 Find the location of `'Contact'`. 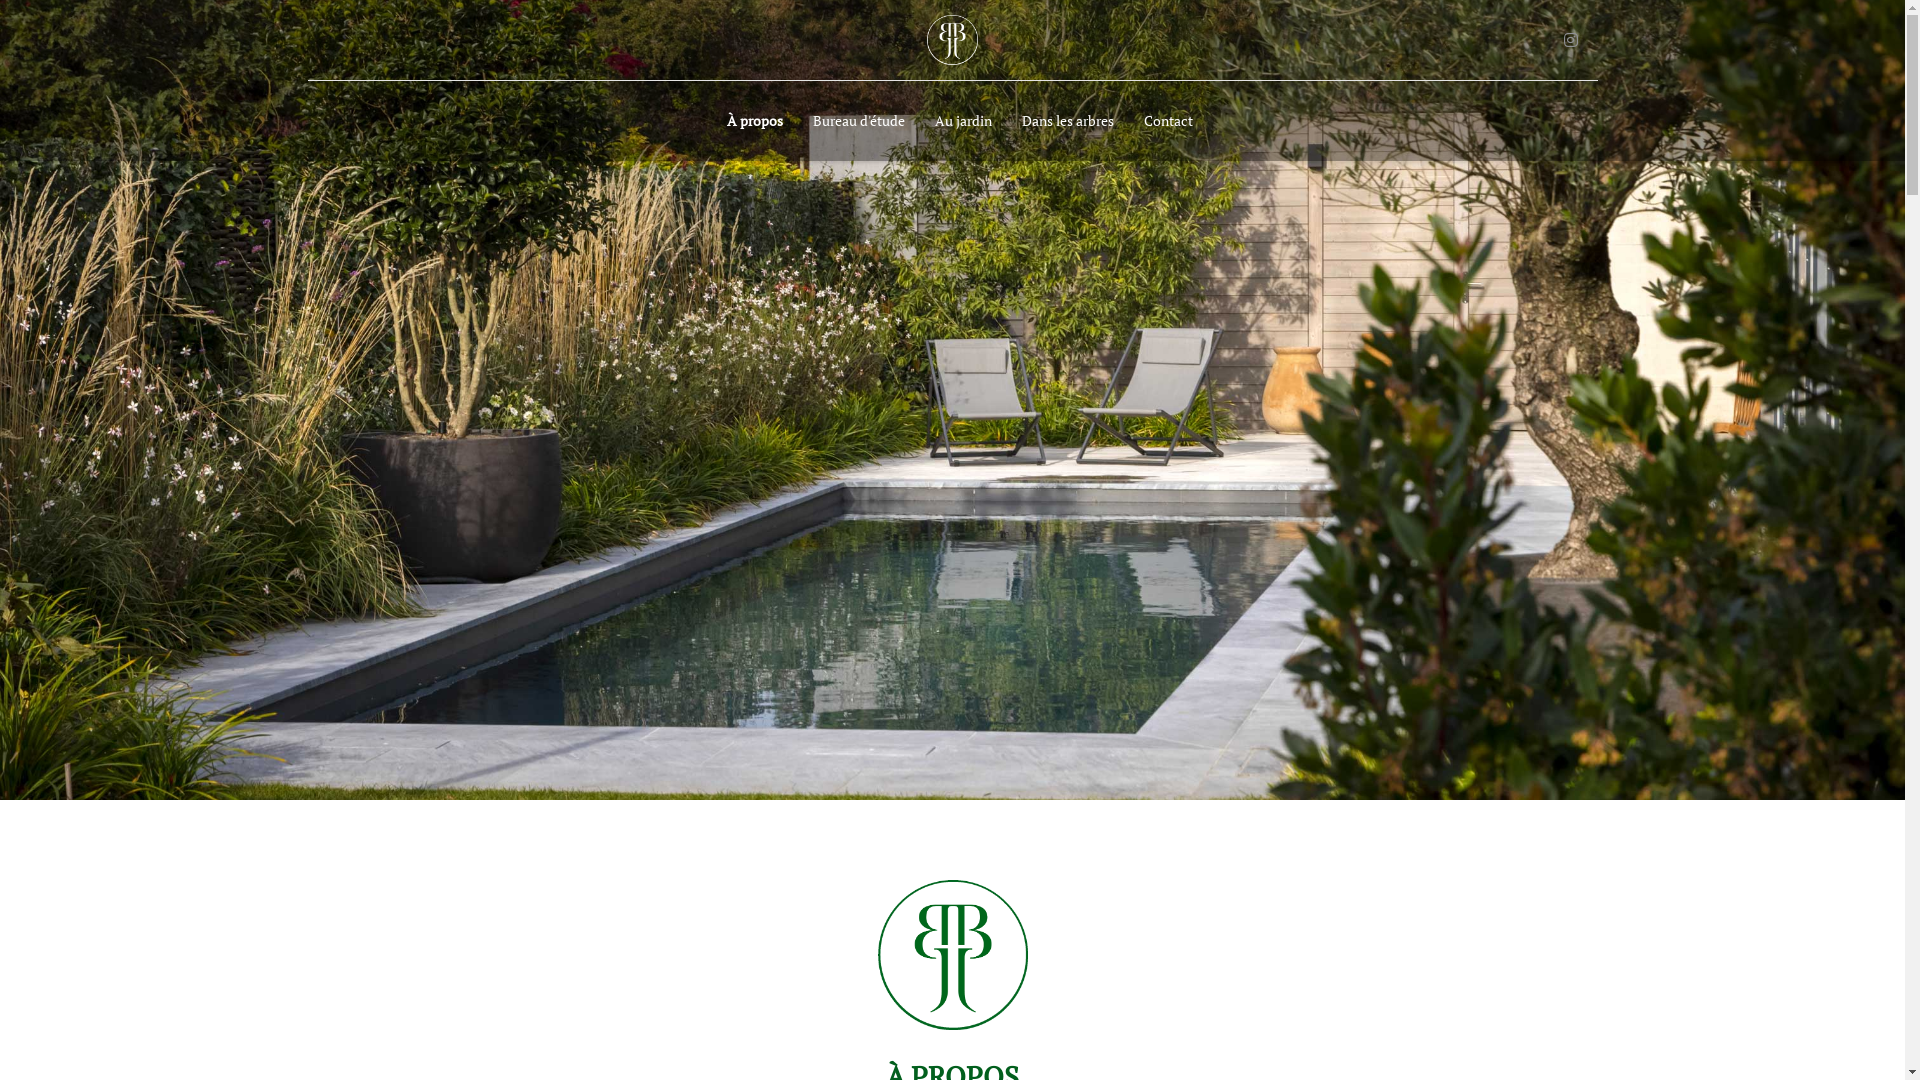

'Contact' is located at coordinates (1128, 120).